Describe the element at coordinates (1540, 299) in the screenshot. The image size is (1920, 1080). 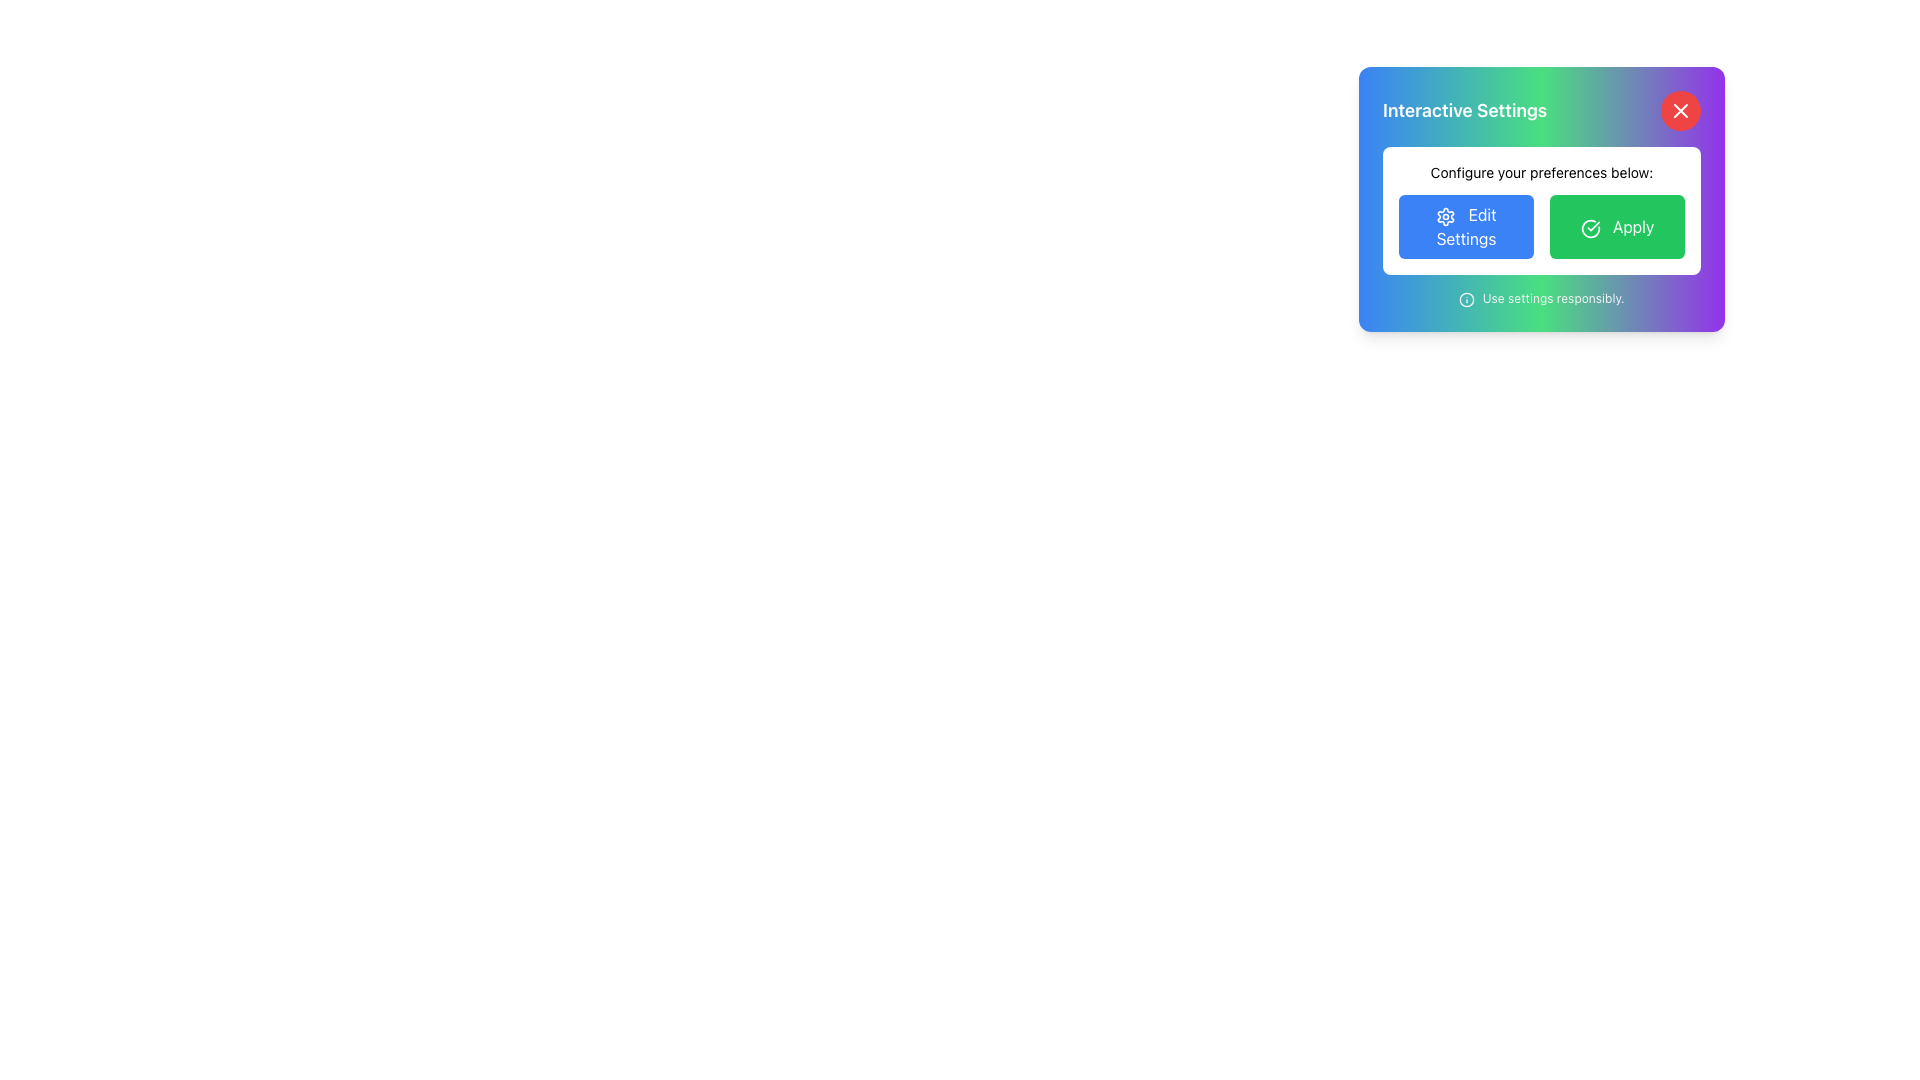
I see `the informational text label located just below the primary content area of the settings interface, which provides guidance or warning regarding the responsible use of settings` at that location.